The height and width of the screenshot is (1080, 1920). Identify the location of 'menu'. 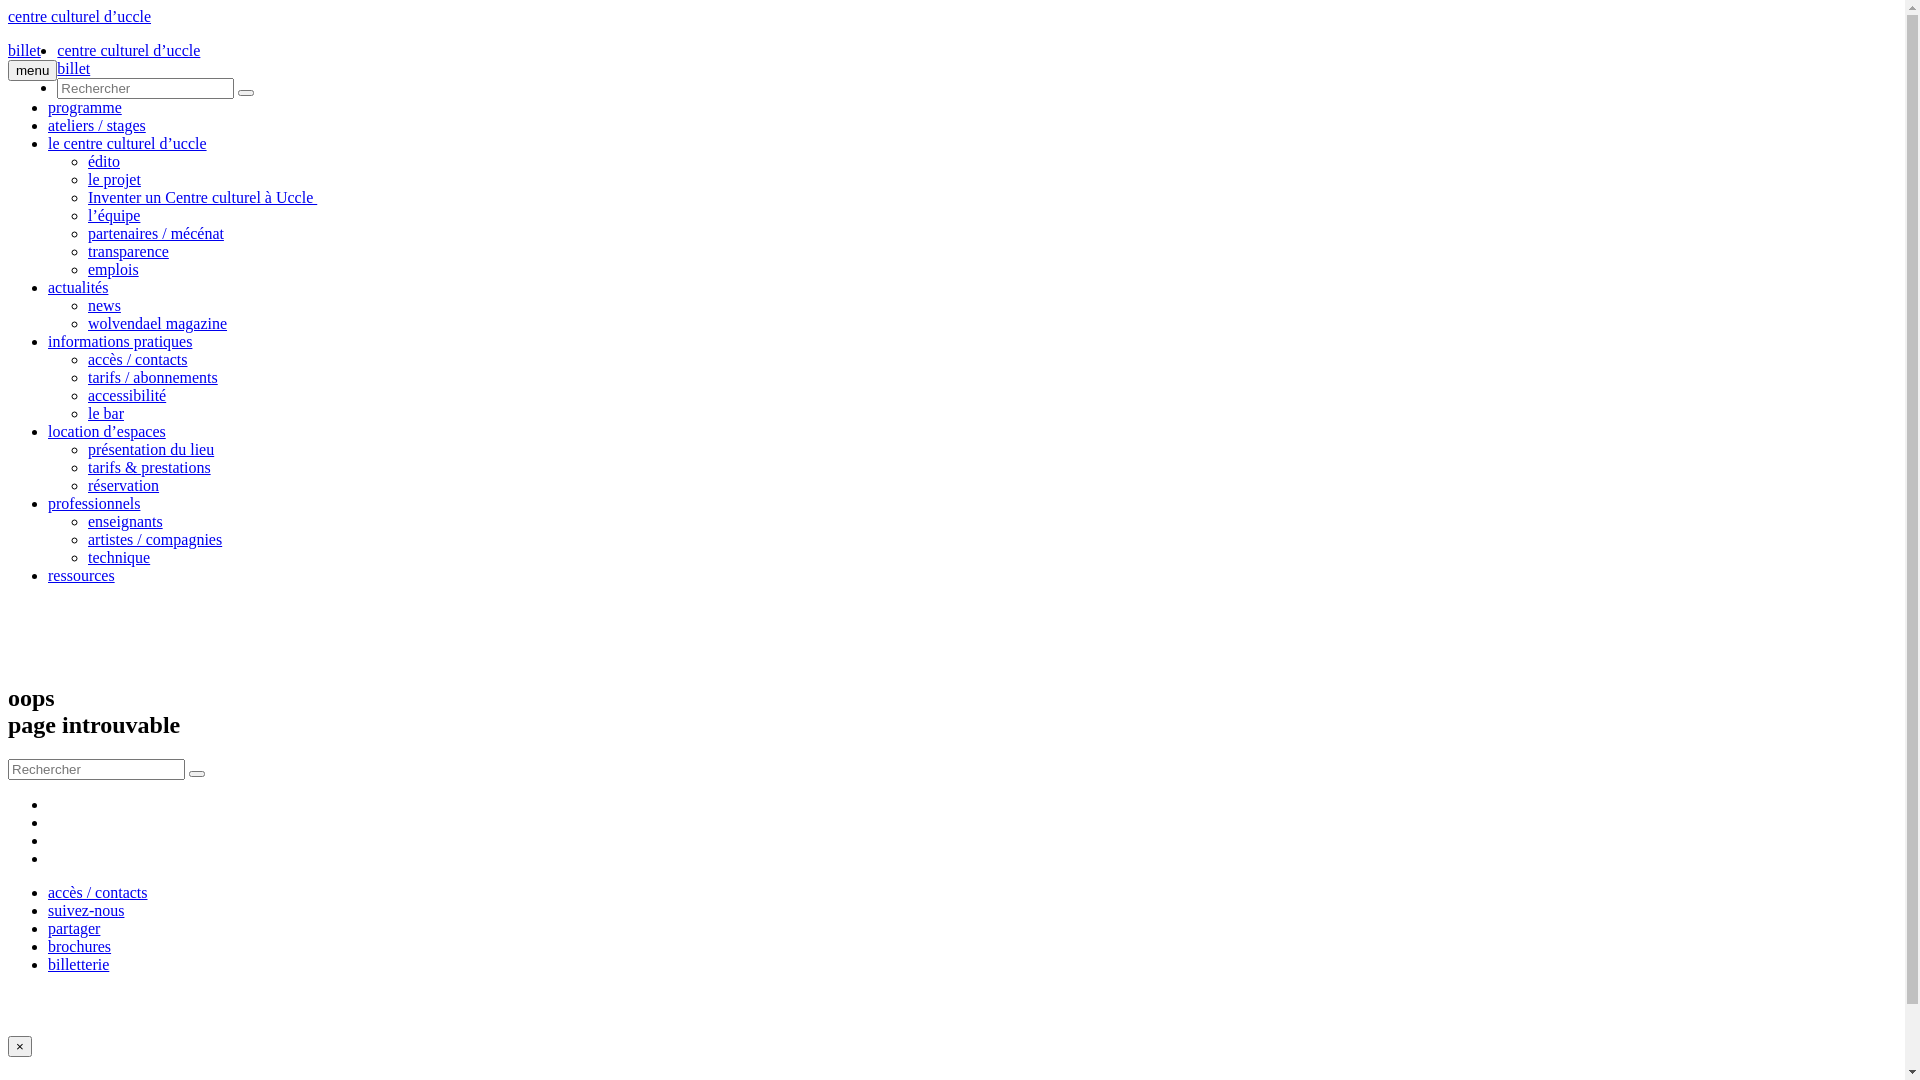
(8, 69).